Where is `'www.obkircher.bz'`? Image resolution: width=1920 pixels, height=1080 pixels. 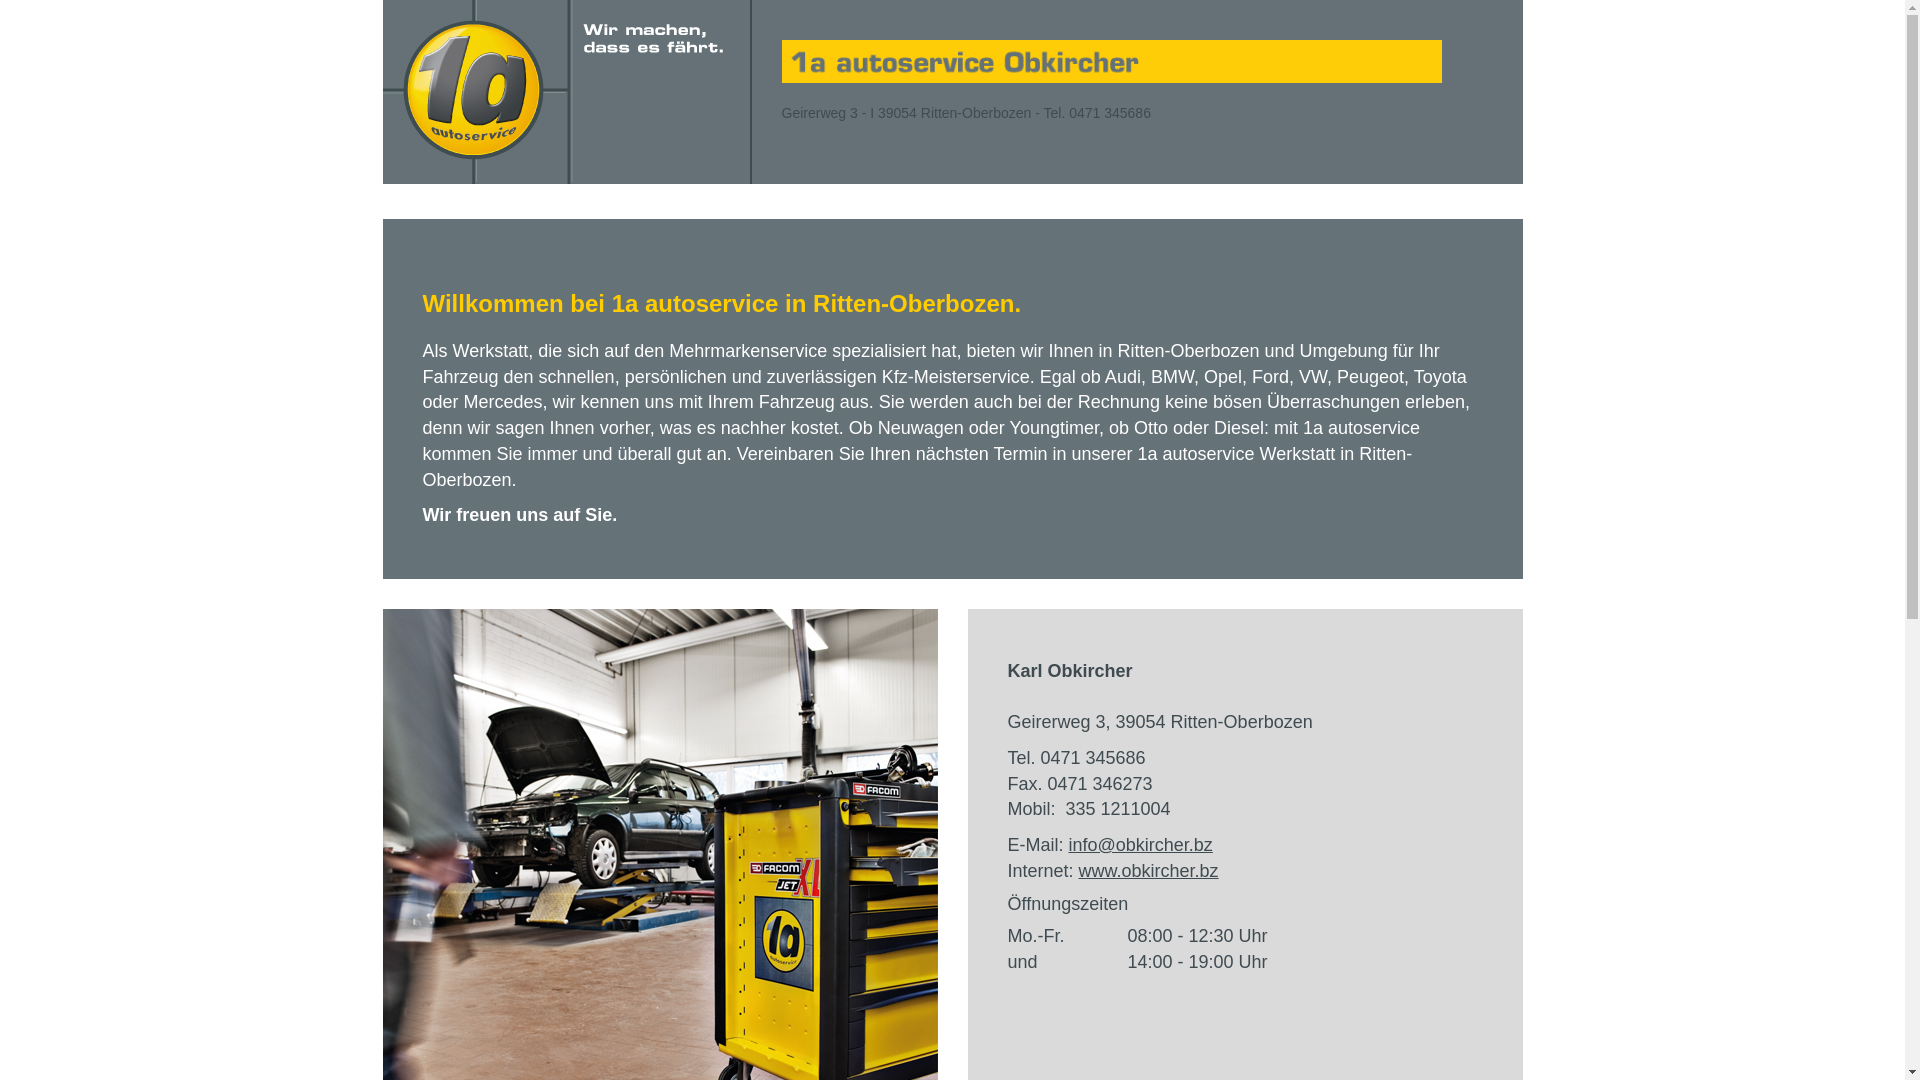
'www.obkircher.bz' is located at coordinates (1148, 870).